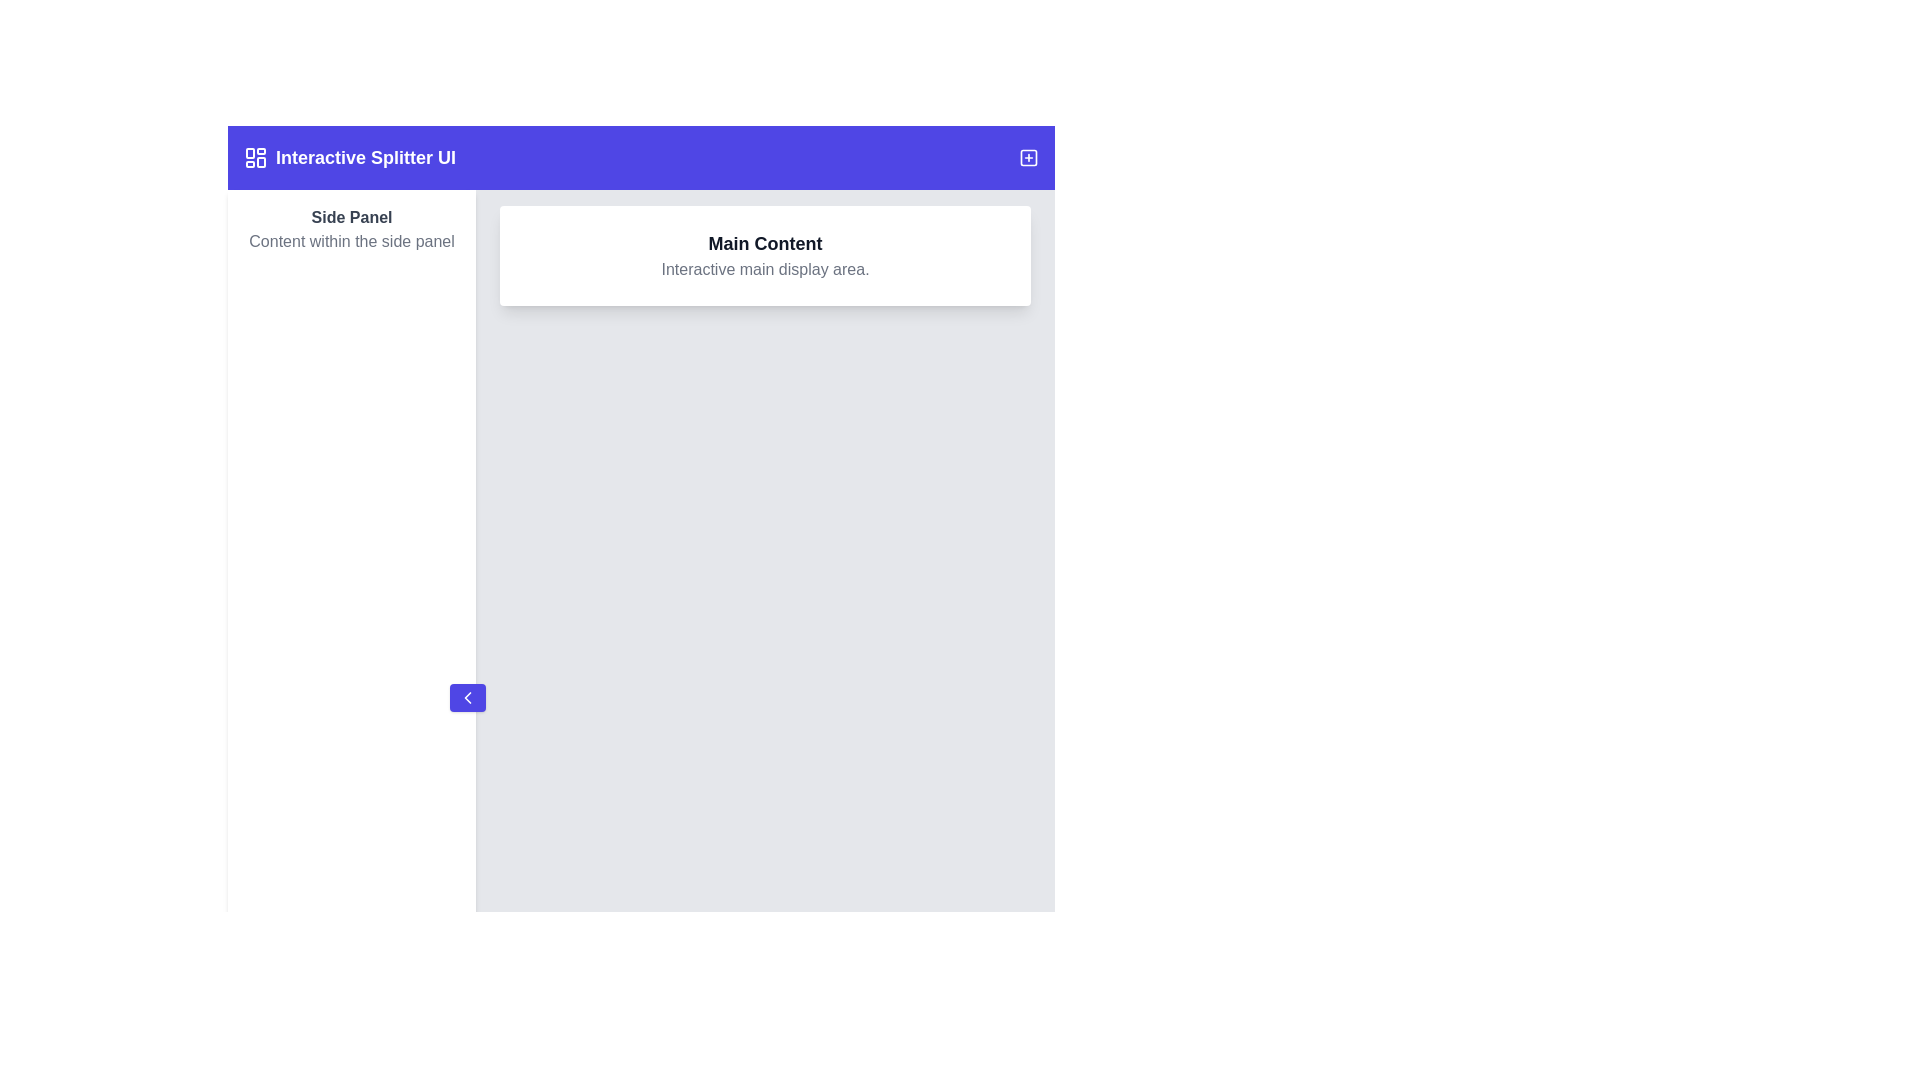  What do you see at coordinates (1028, 157) in the screenshot?
I see `the Icon button with a plus sign located at the far right side of the header bar labeled 'Interactive Splitter UI'` at bounding box center [1028, 157].